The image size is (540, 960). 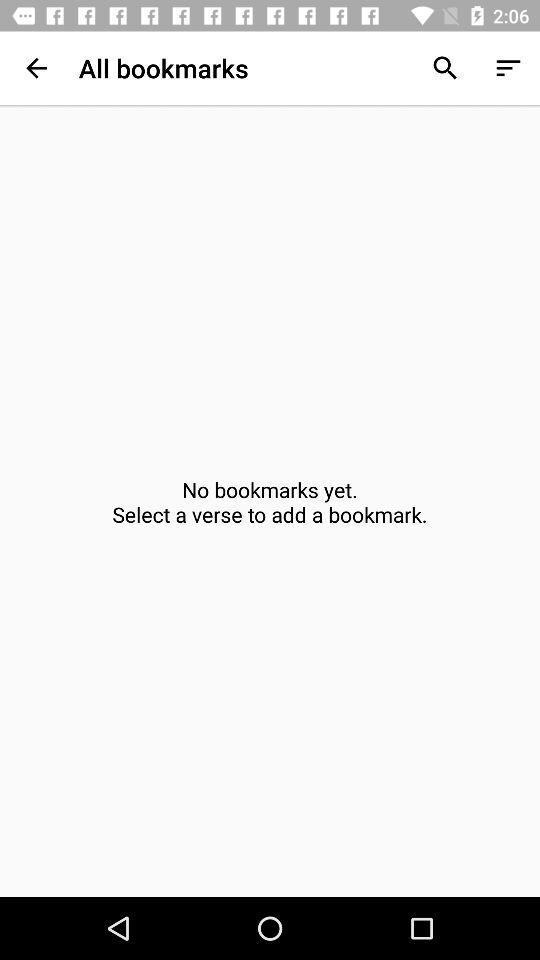 I want to click on item next to all bookmarks app, so click(x=36, y=68).